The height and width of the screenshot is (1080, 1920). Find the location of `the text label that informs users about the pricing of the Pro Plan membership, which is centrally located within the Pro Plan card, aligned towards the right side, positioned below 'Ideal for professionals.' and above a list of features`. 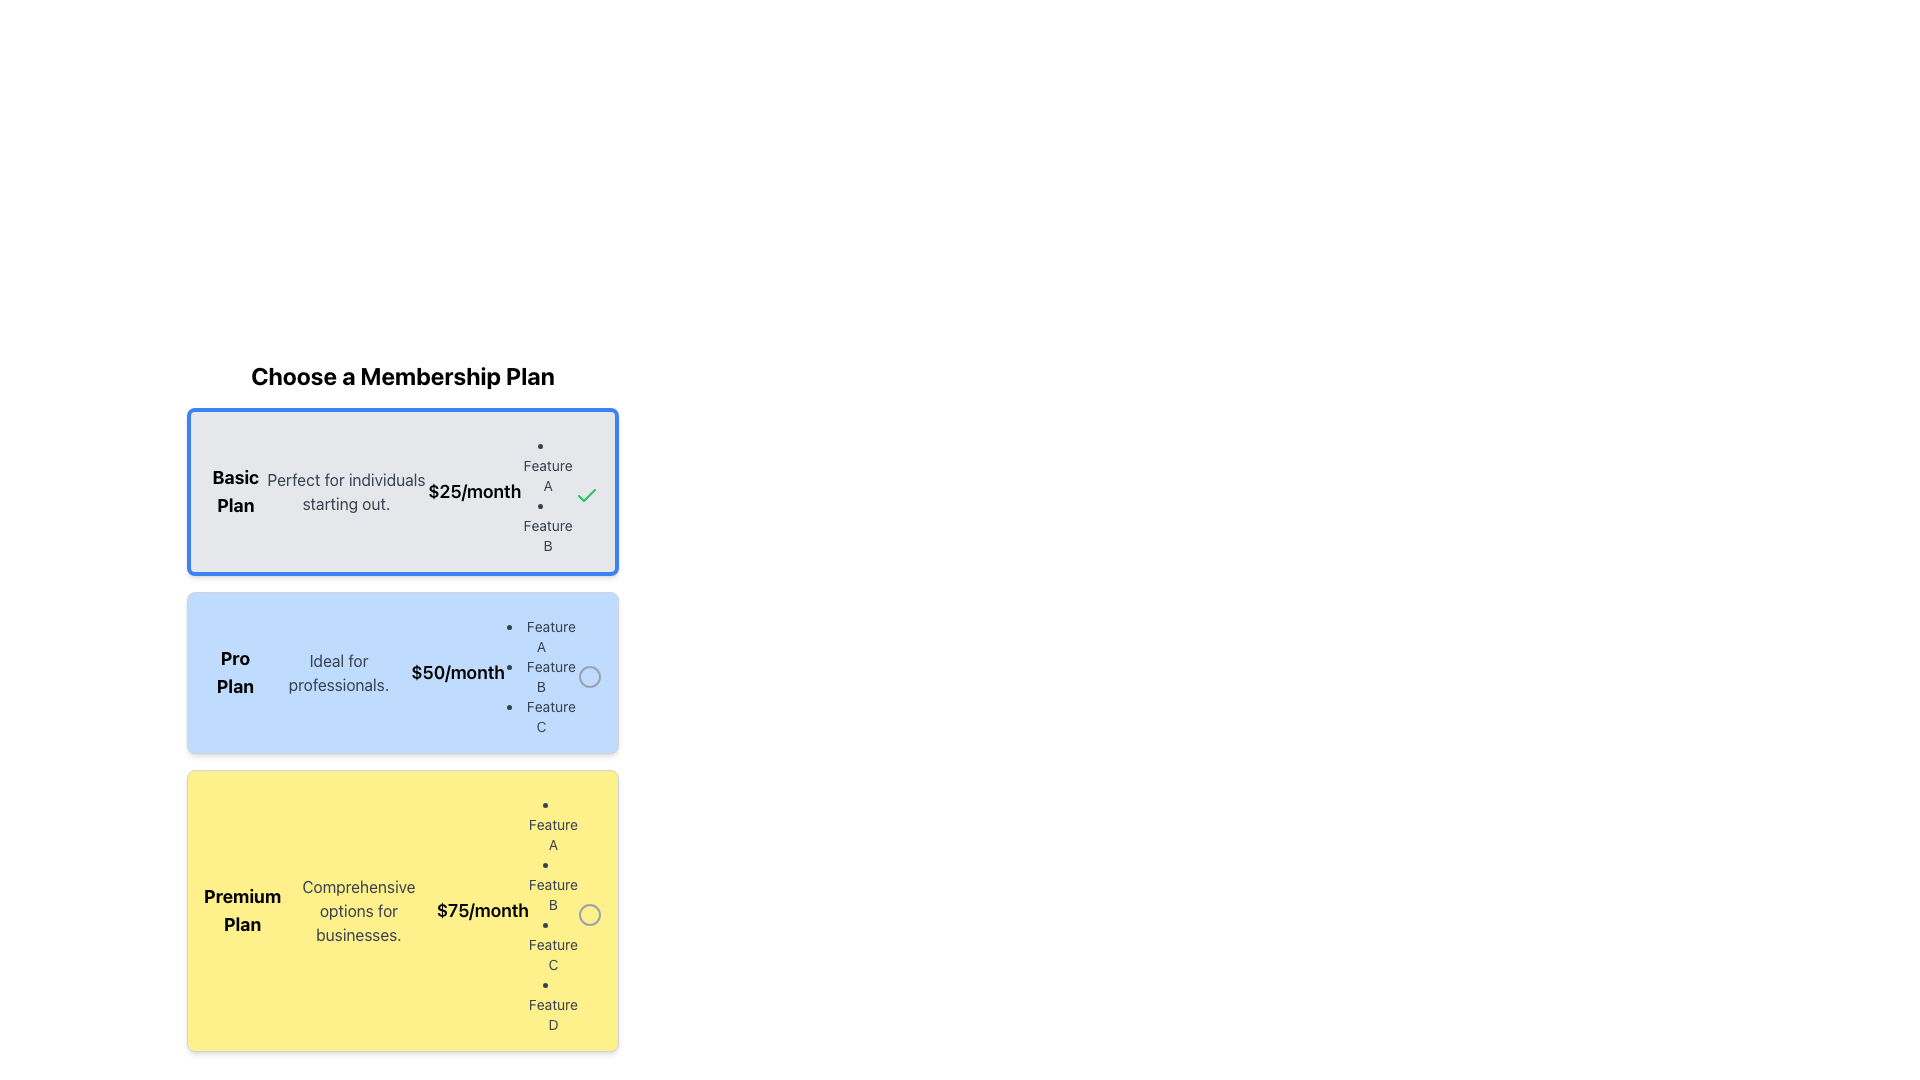

the text label that informs users about the pricing of the Pro Plan membership, which is centrally located within the Pro Plan card, aligned towards the right side, positioned below 'Ideal for professionals.' and above a list of features is located at coordinates (457, 672).